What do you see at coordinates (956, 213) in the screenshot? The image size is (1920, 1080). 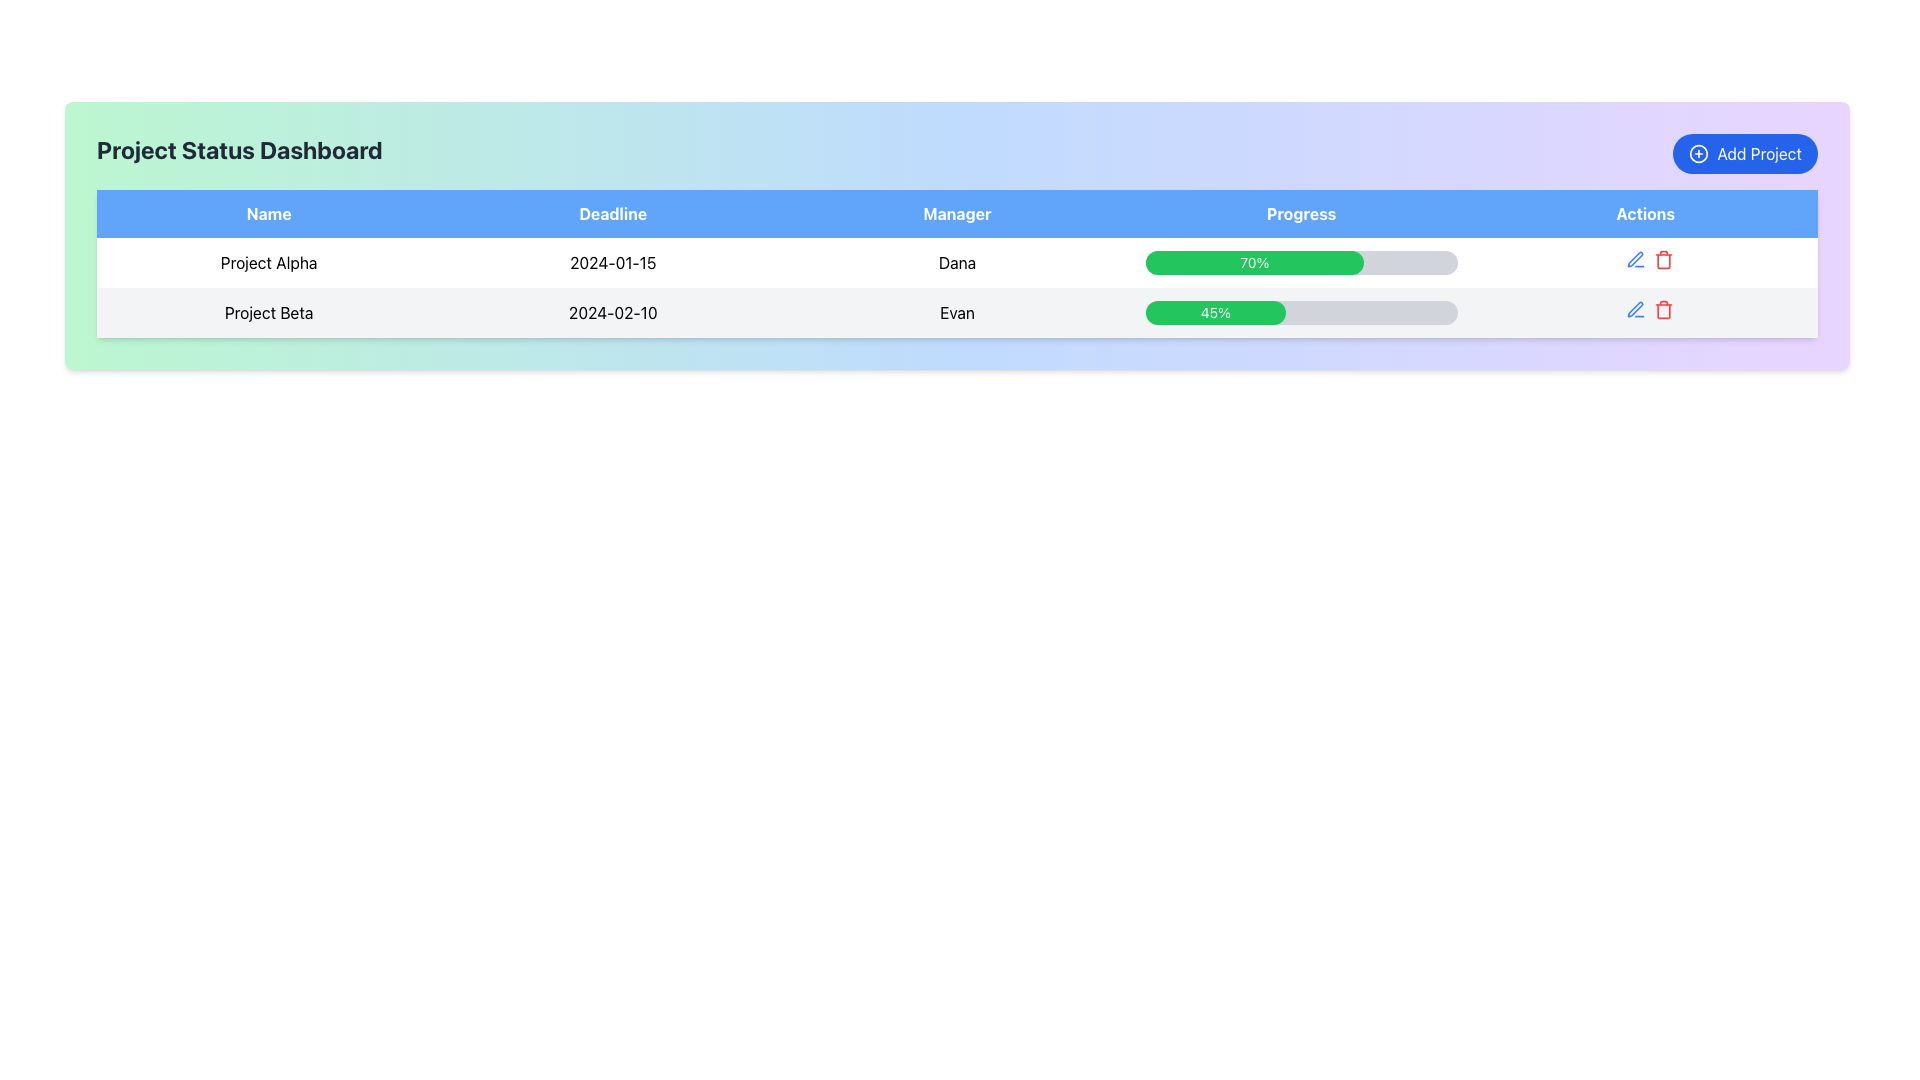 I see `the Text Label that labels the column containing manager names, located in the third position among the column headers between 'Deadline' and 'Progress'` at bounding box center [956, 213].